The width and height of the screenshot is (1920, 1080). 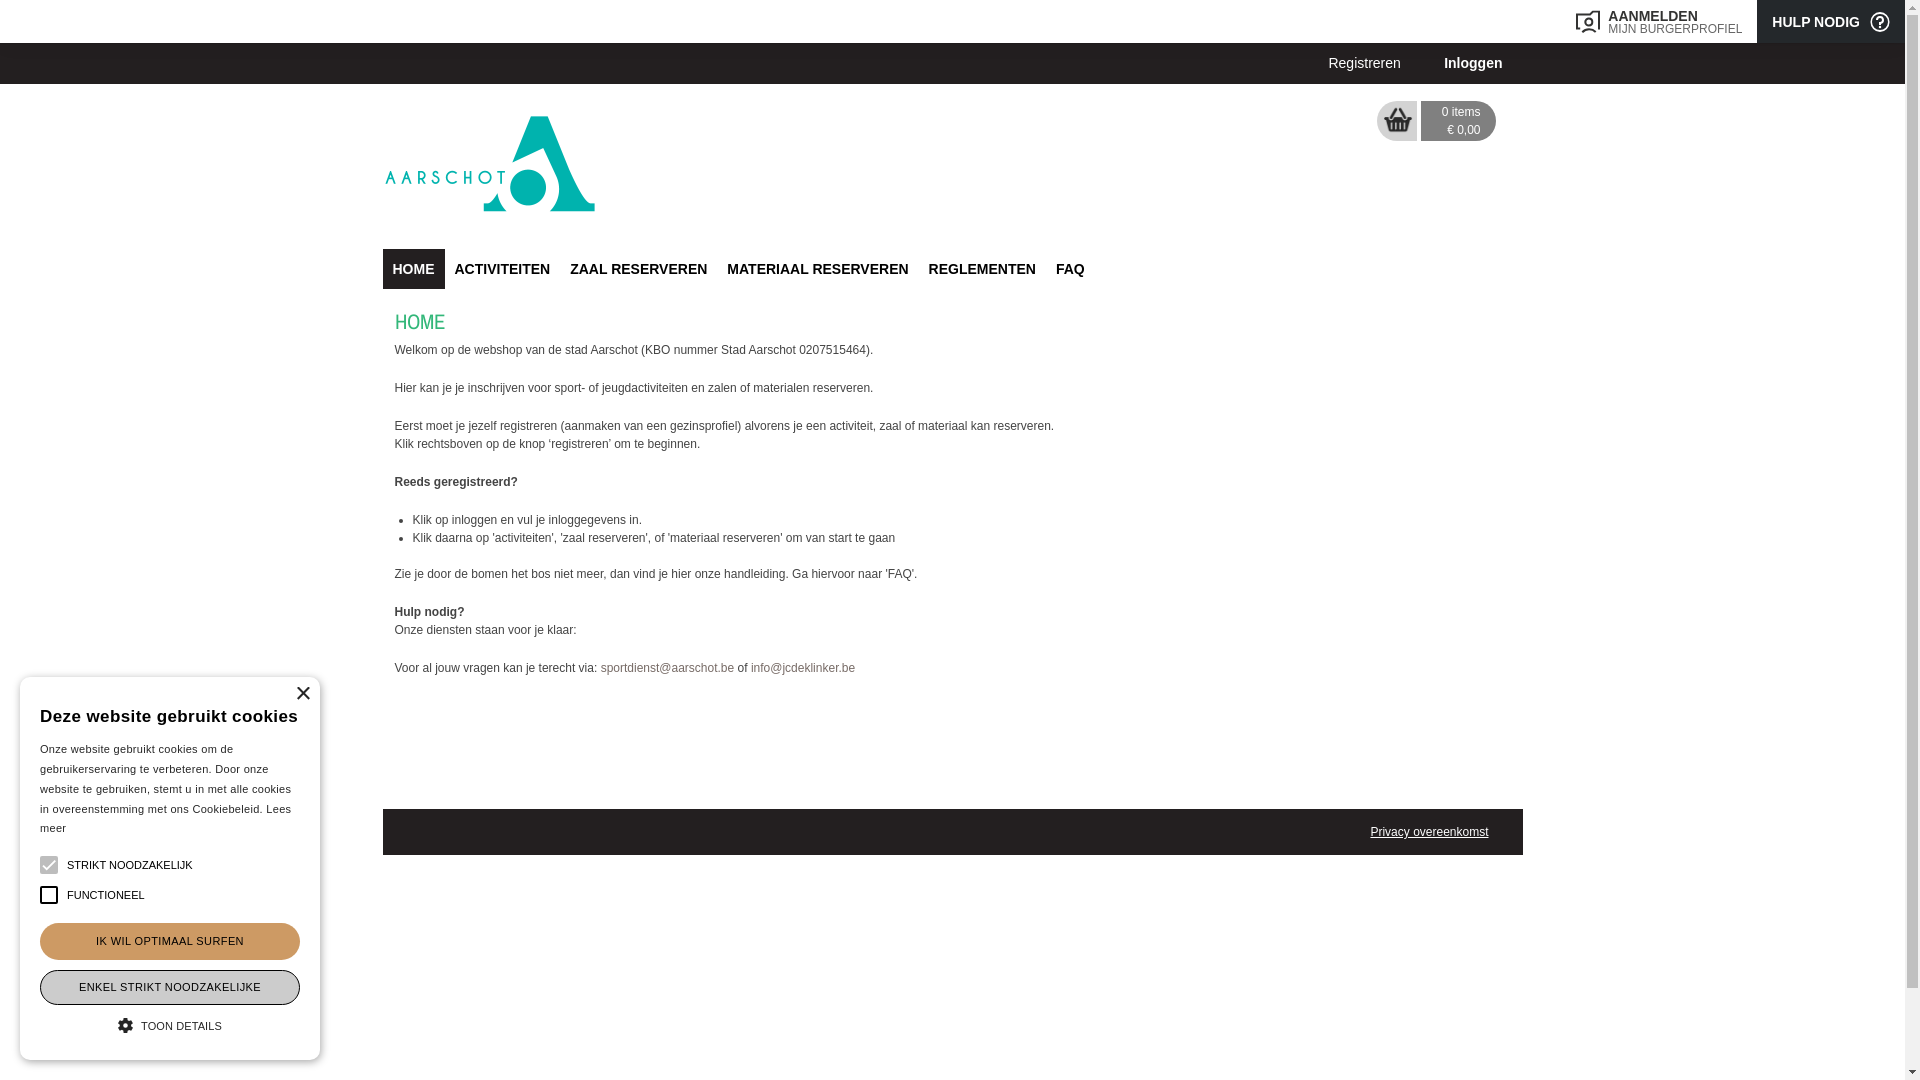 What do you see at coordinates (802, 667) in the screenshot?
I see `'info@jcdeklinker.be'` at bounding box center [802, 667].